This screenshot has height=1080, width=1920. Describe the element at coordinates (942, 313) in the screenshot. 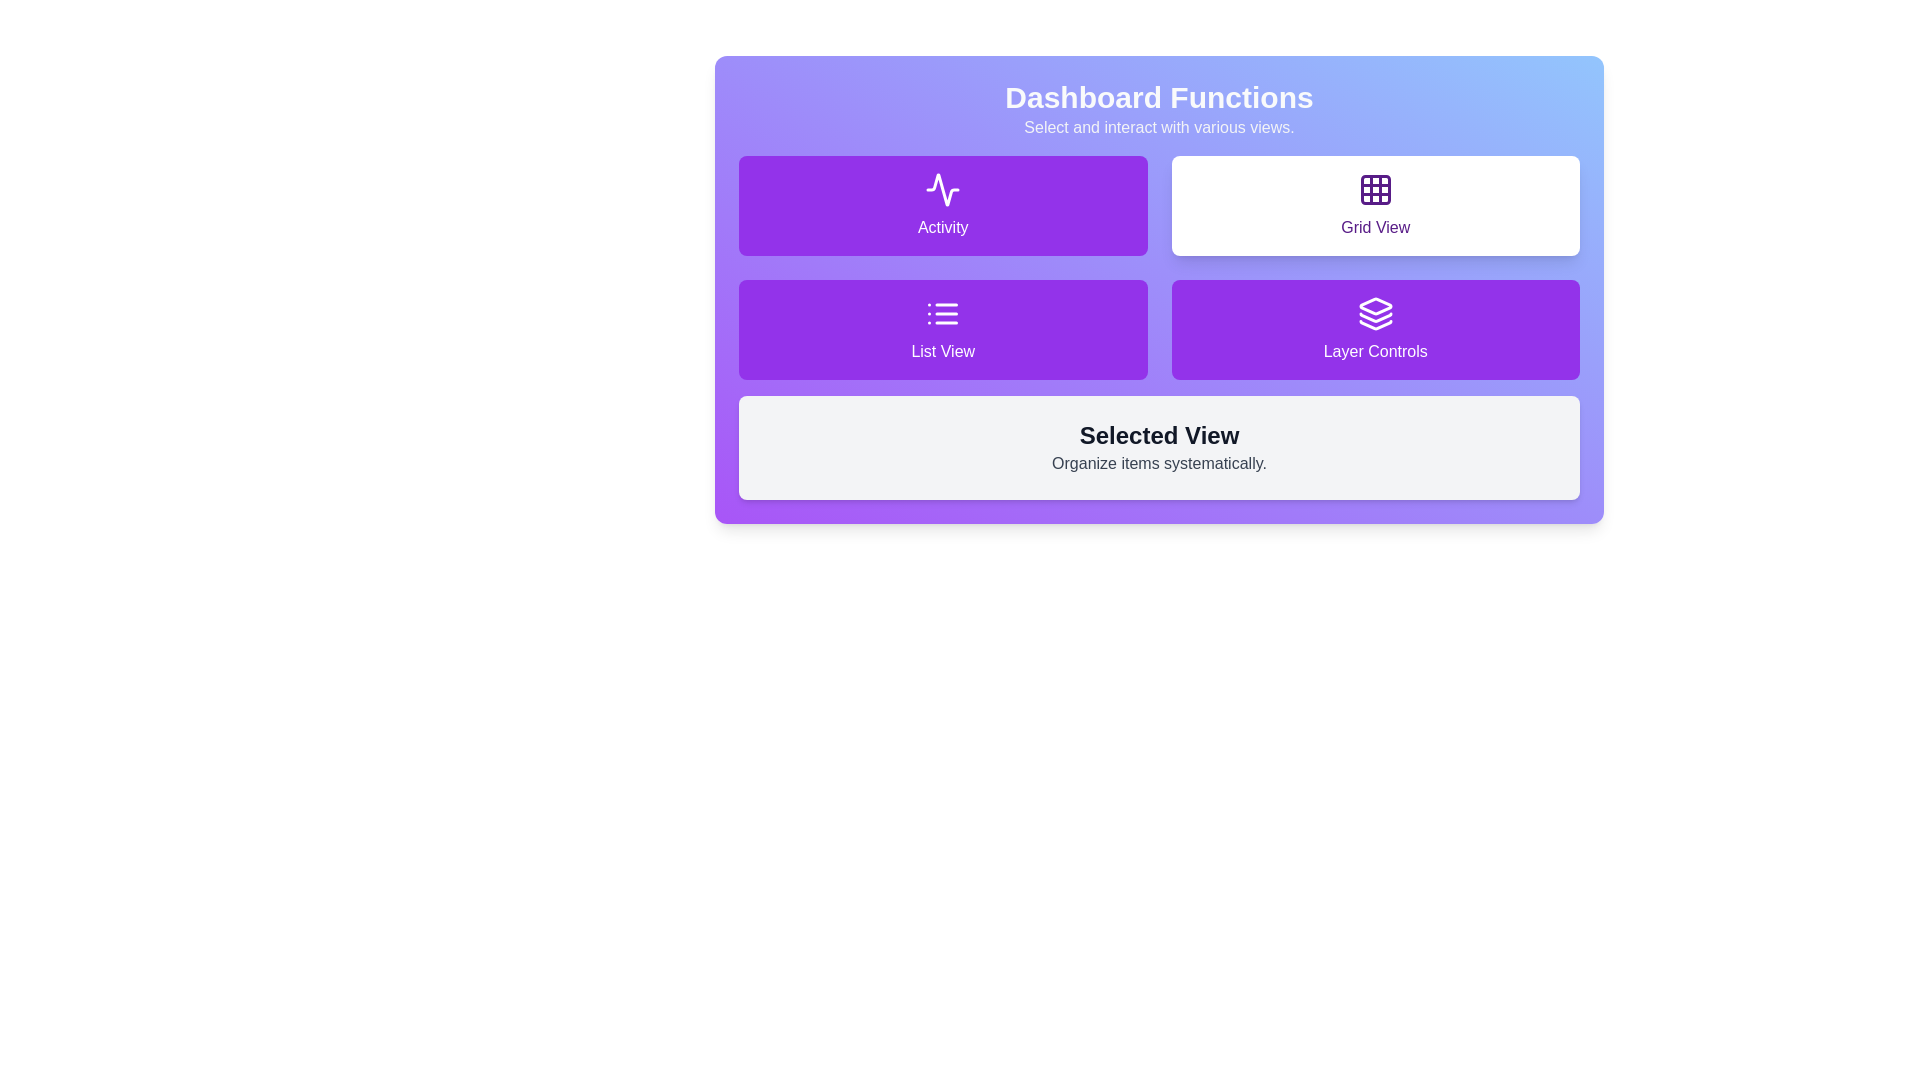

I see `the 'List View' icon located in the second group of buttons, positioned to the left of the 'List View' text` at that location.